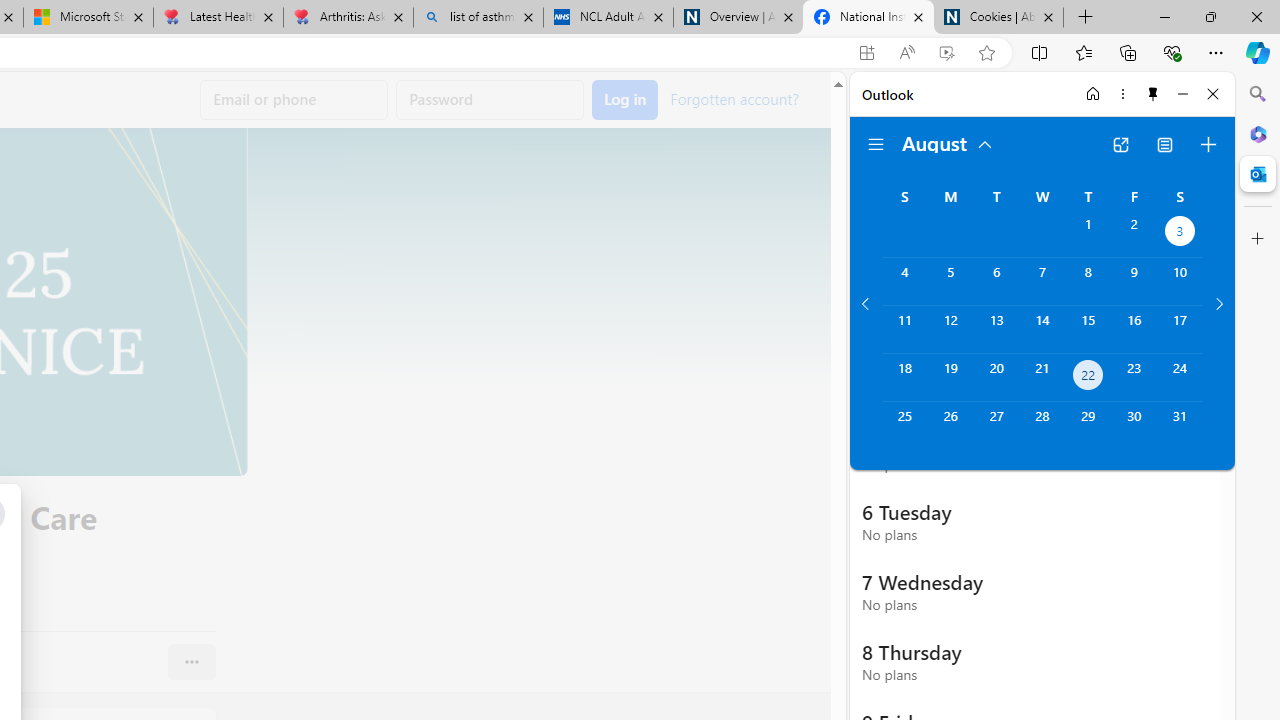  Describe the element at coordinates (1180, 377) in the screenshot. I see `'Saturday, August 24, 2024. '` at that location.